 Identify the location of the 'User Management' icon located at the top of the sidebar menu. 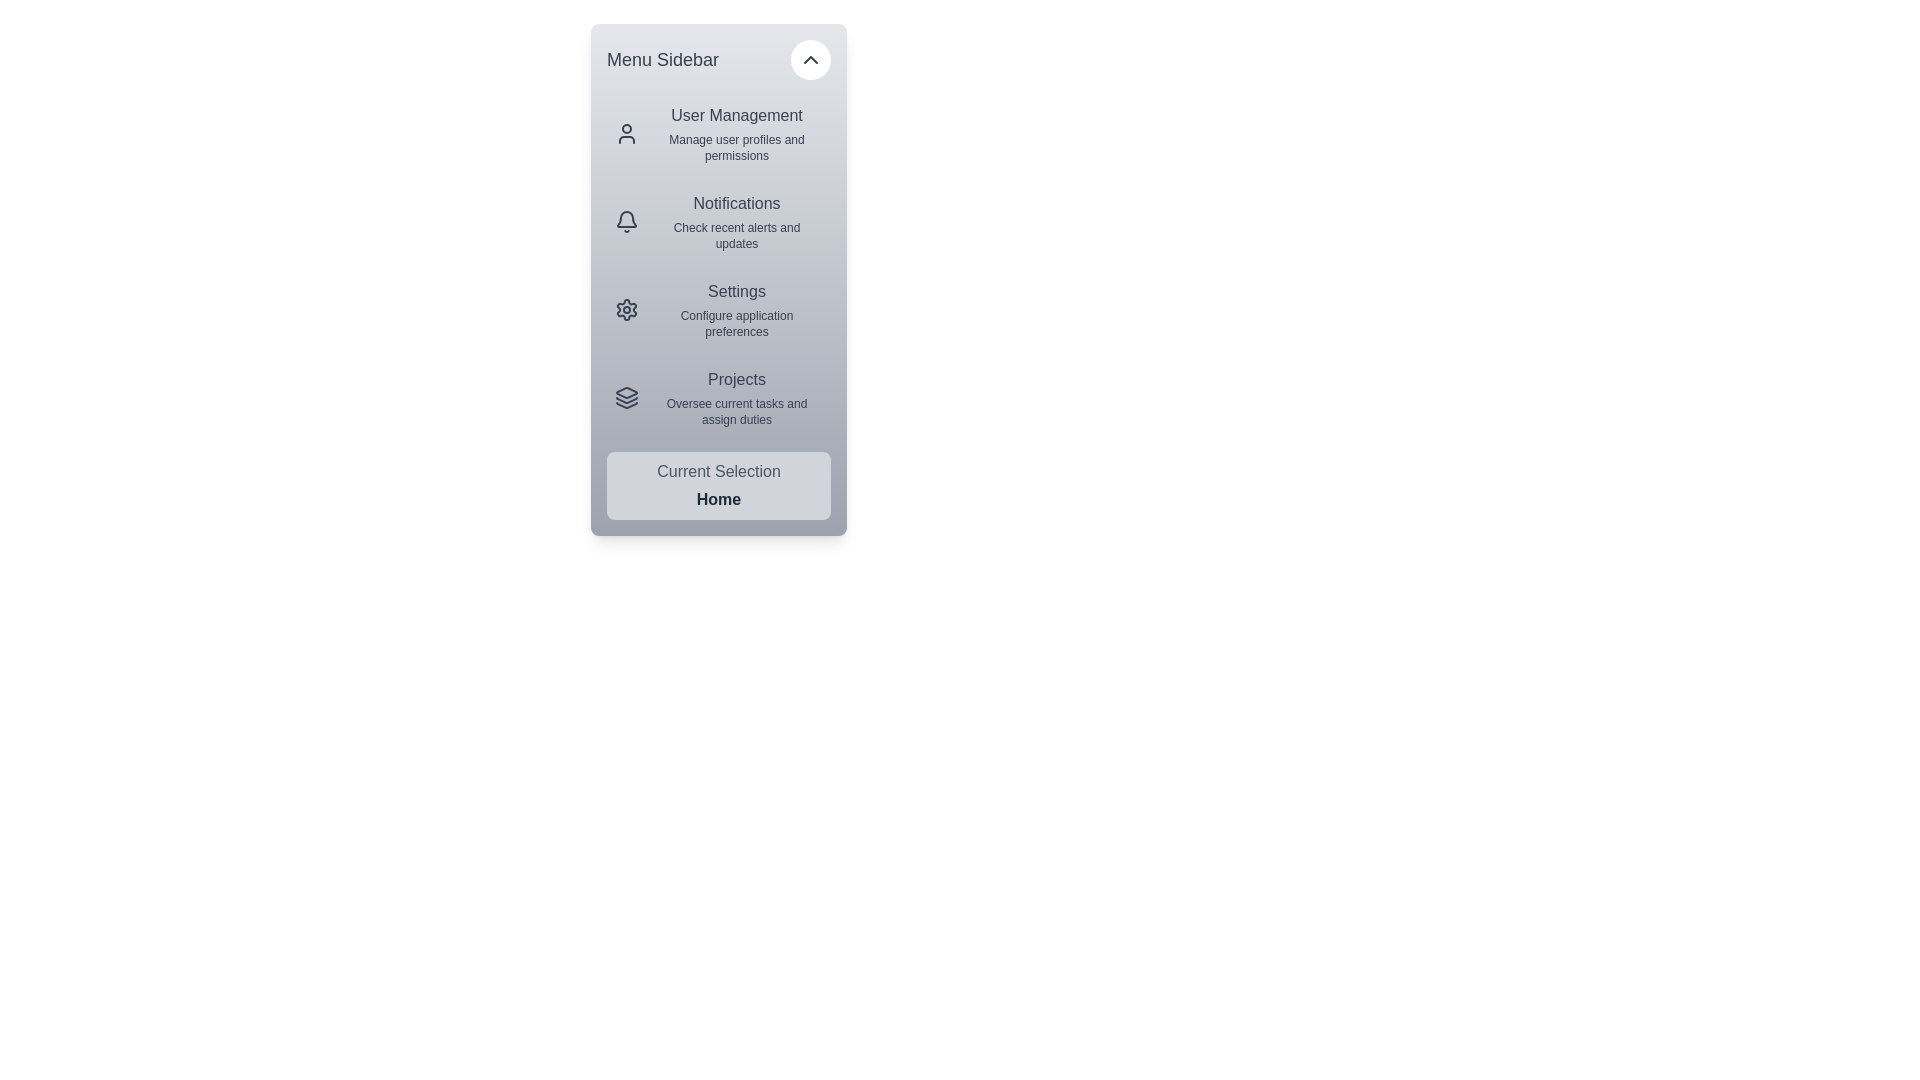
(626, 134).